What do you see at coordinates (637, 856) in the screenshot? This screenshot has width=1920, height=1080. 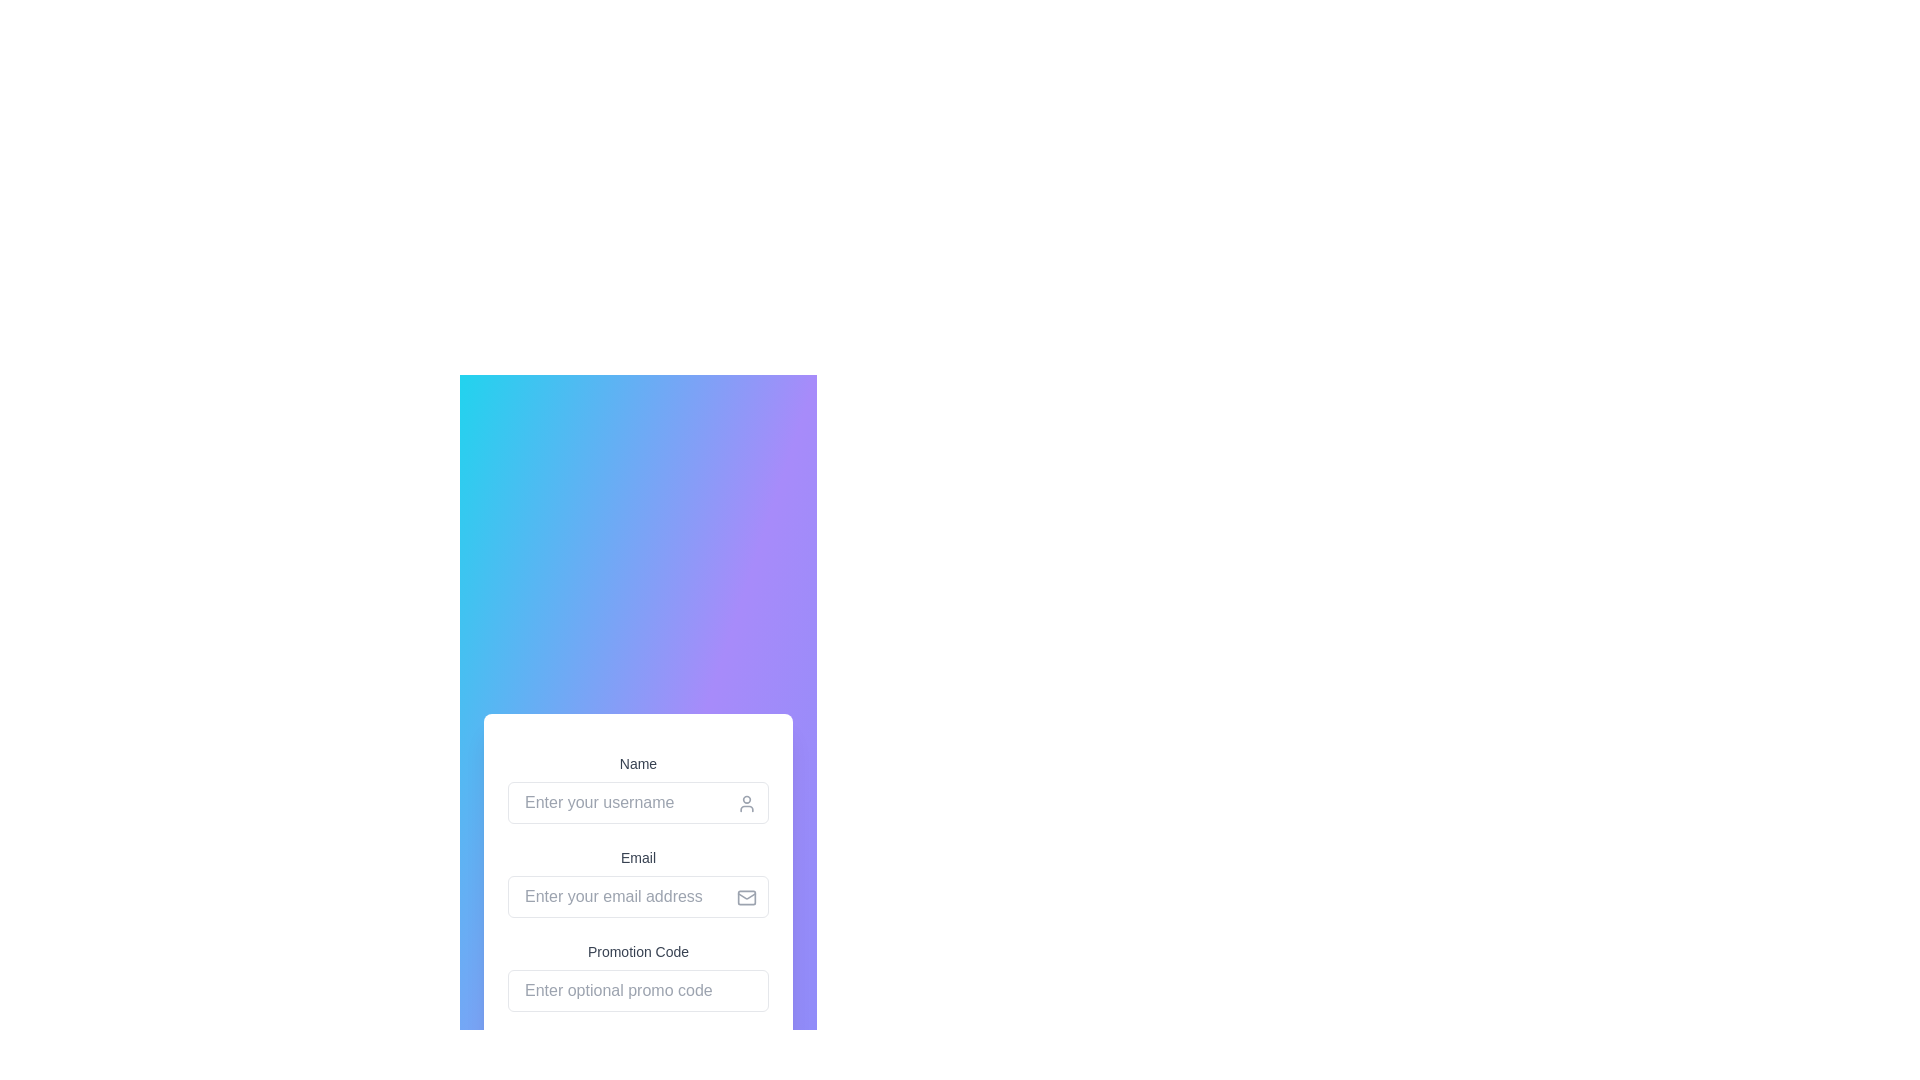 I see `the text label displaying 'Email', which is centered above the email input field in a form` at bounding box center [637, 856].